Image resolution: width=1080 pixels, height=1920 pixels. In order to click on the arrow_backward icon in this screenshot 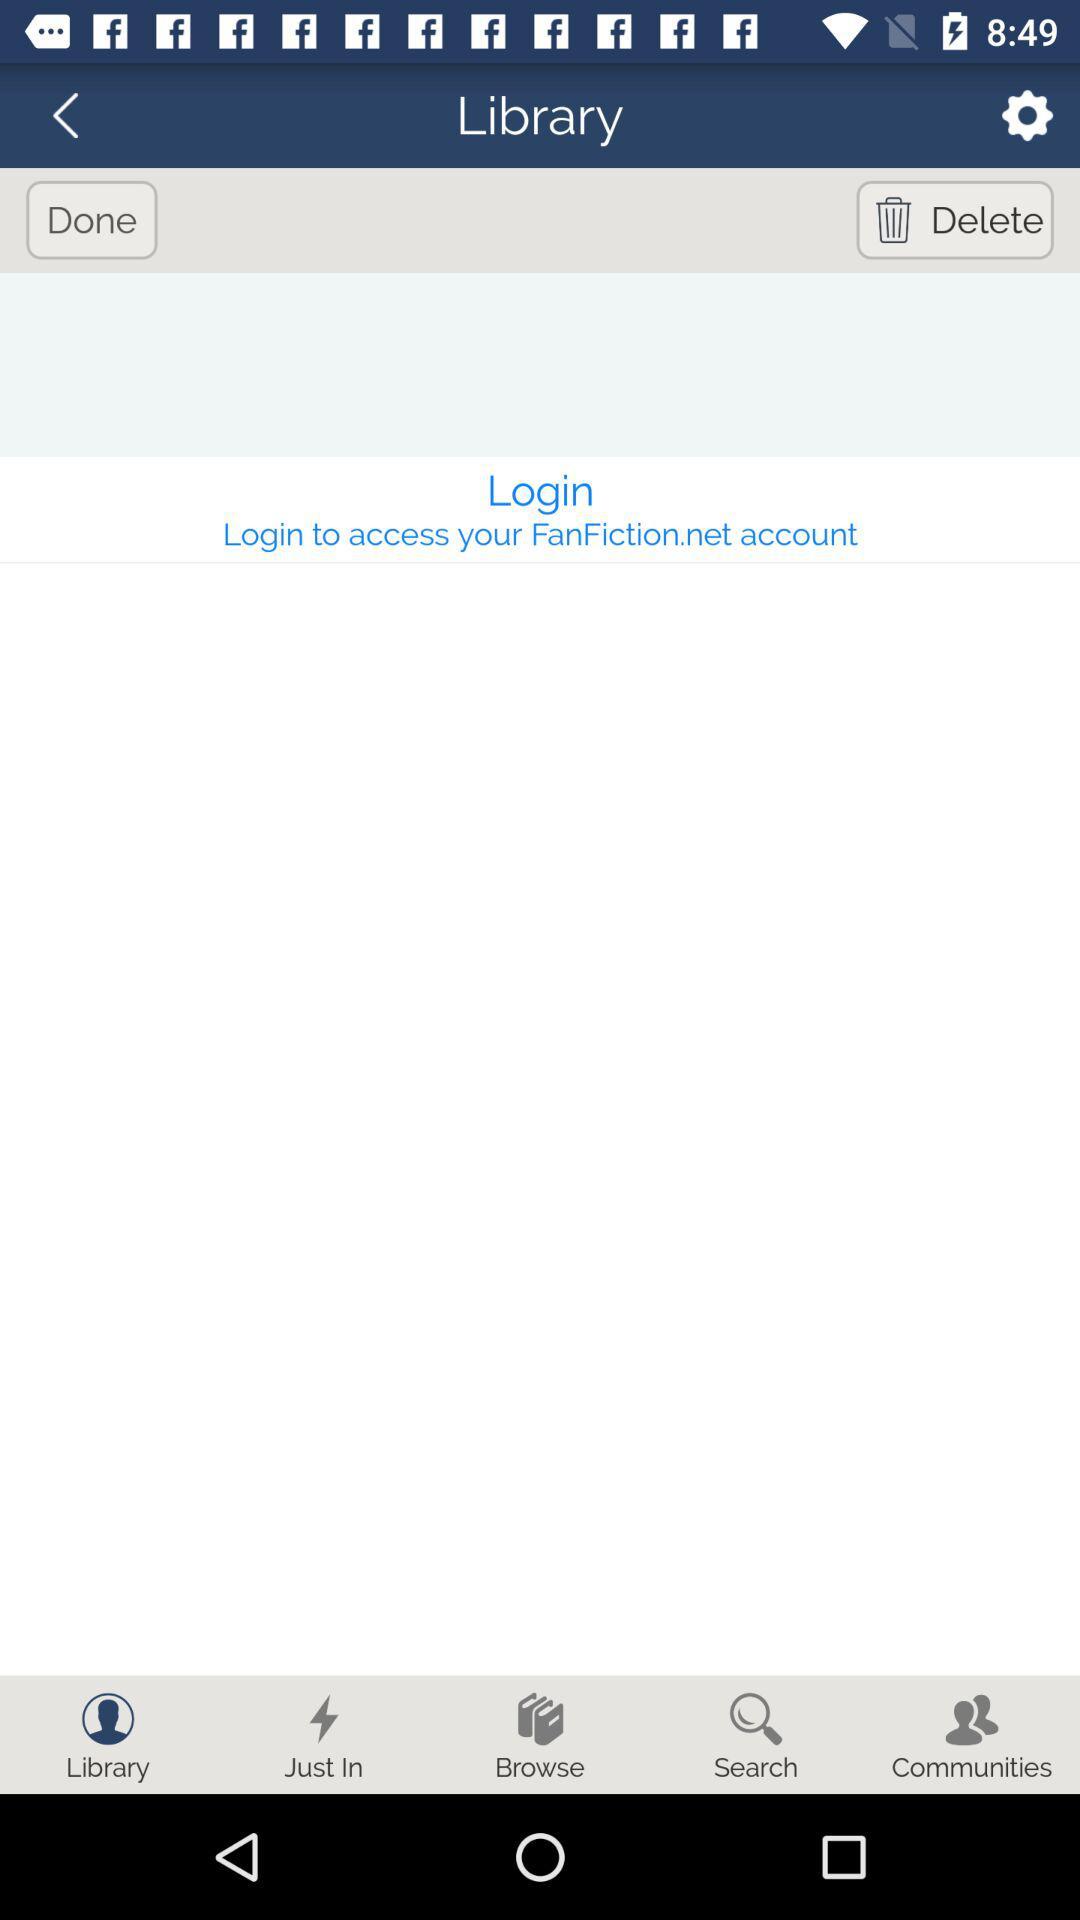, I will do `click(77, 114)`.